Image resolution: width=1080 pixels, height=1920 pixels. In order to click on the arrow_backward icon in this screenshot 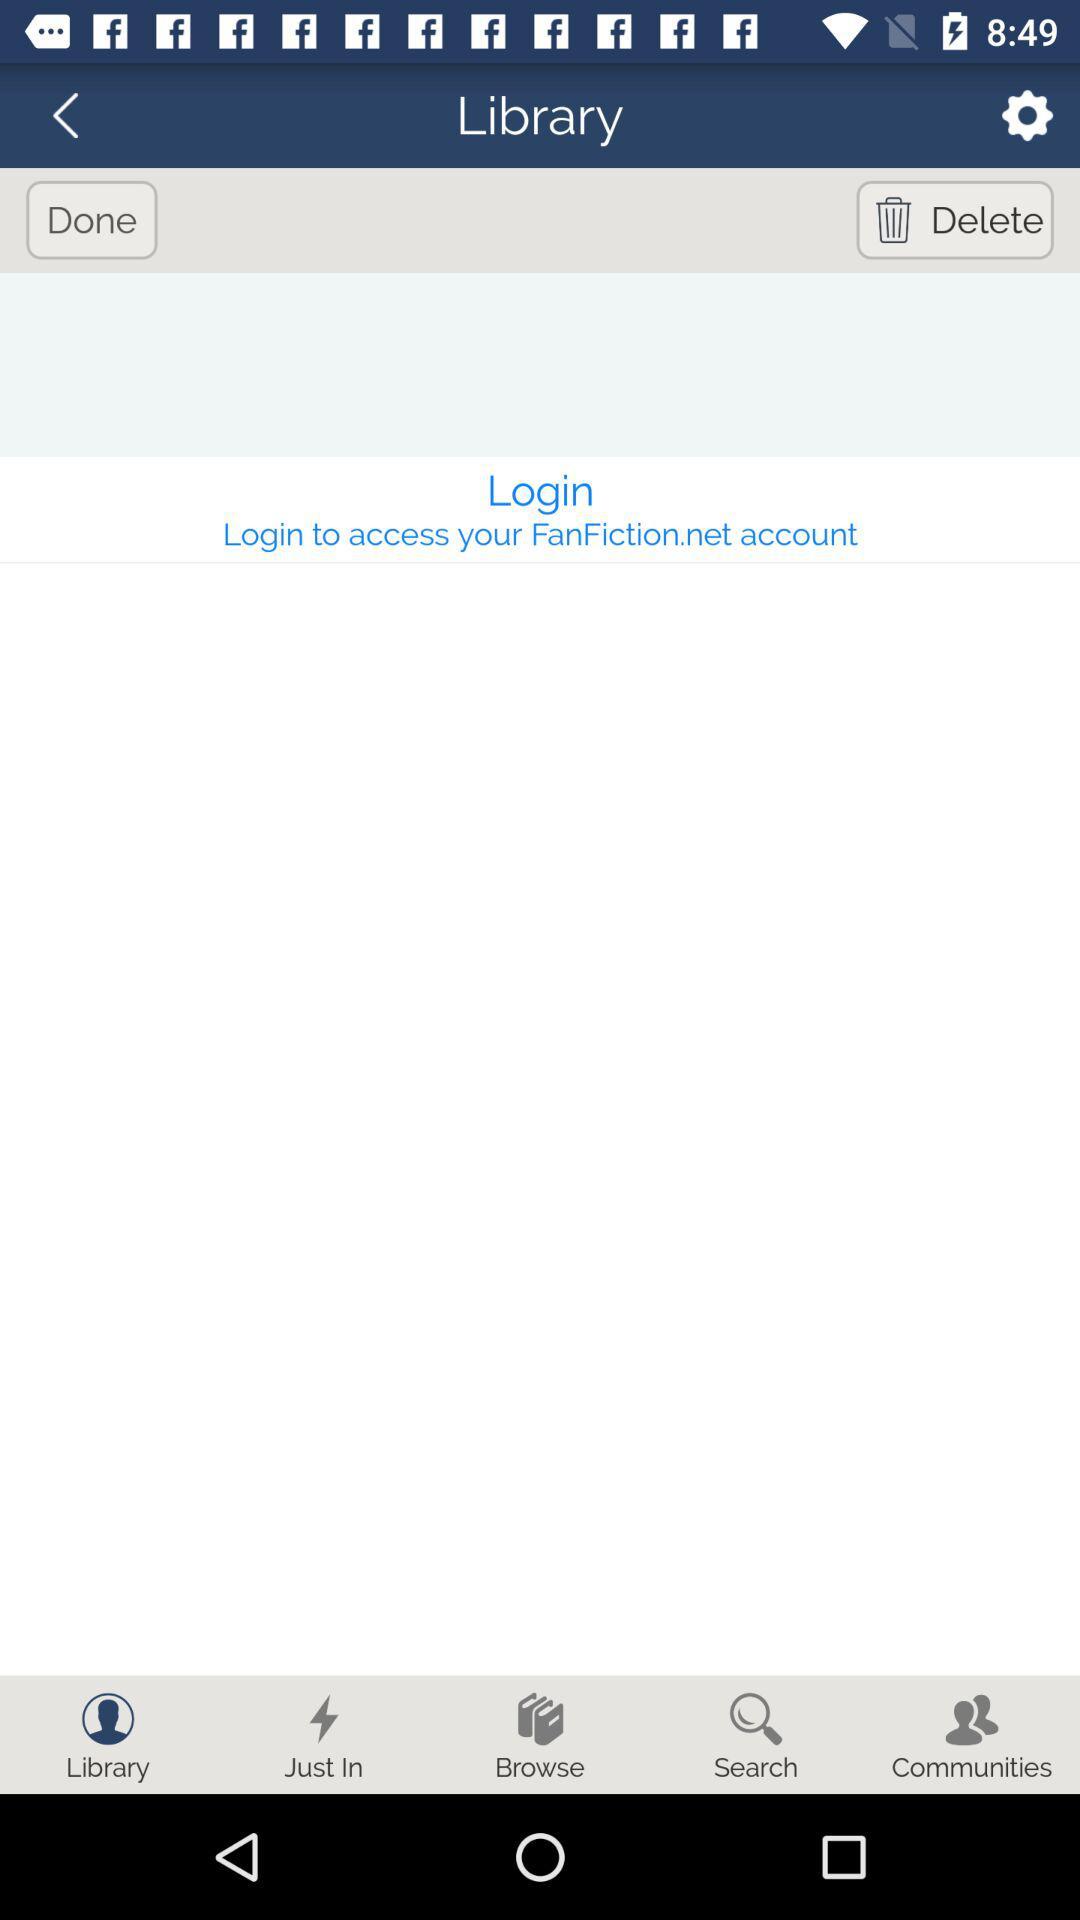, I will do `click(77, 114)`.